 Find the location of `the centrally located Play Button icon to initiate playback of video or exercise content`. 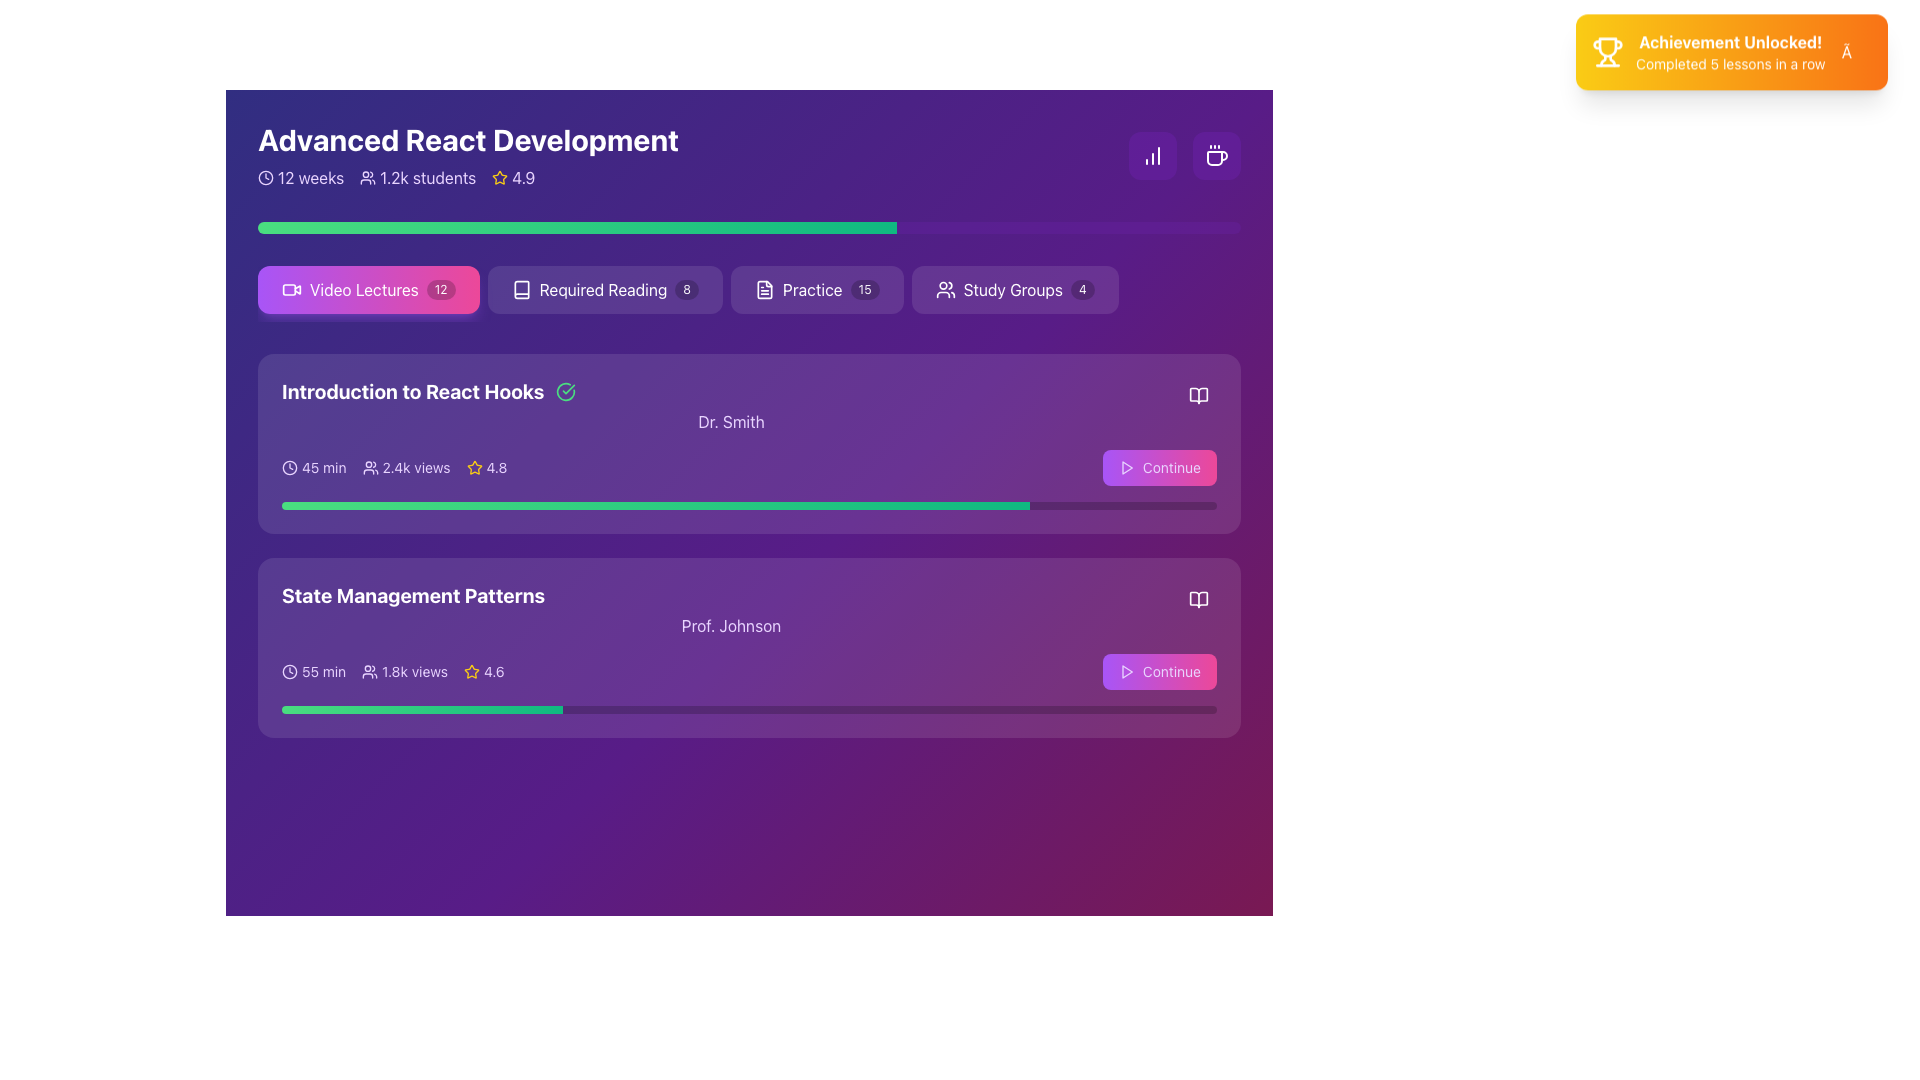

the centrally located Play Button icon to initiate playback of video or exercise content is located at coordinates (1127, 467).